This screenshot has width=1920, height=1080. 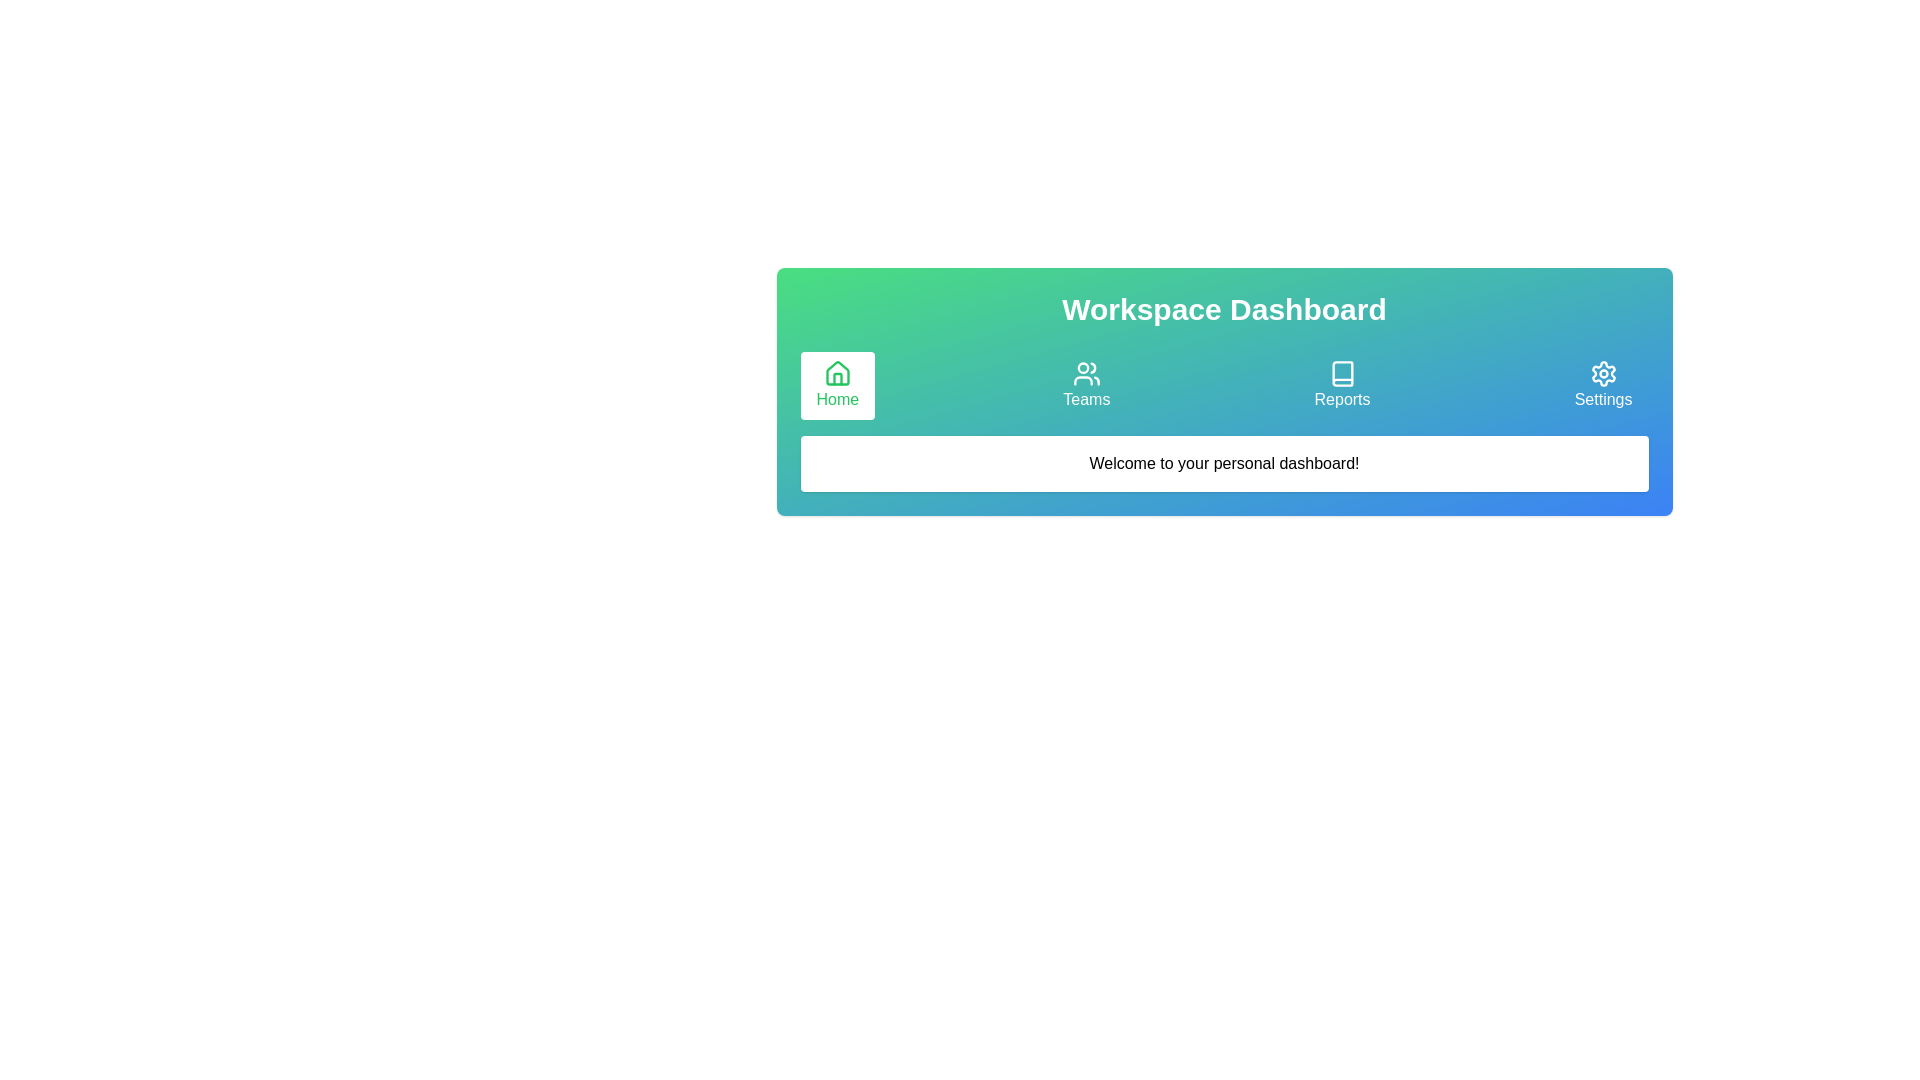 I want to click on the 'Settings' text label, which is styled in white over a blue background and located in the top right corner of the navigation bar, so click(x=1603, y=400).